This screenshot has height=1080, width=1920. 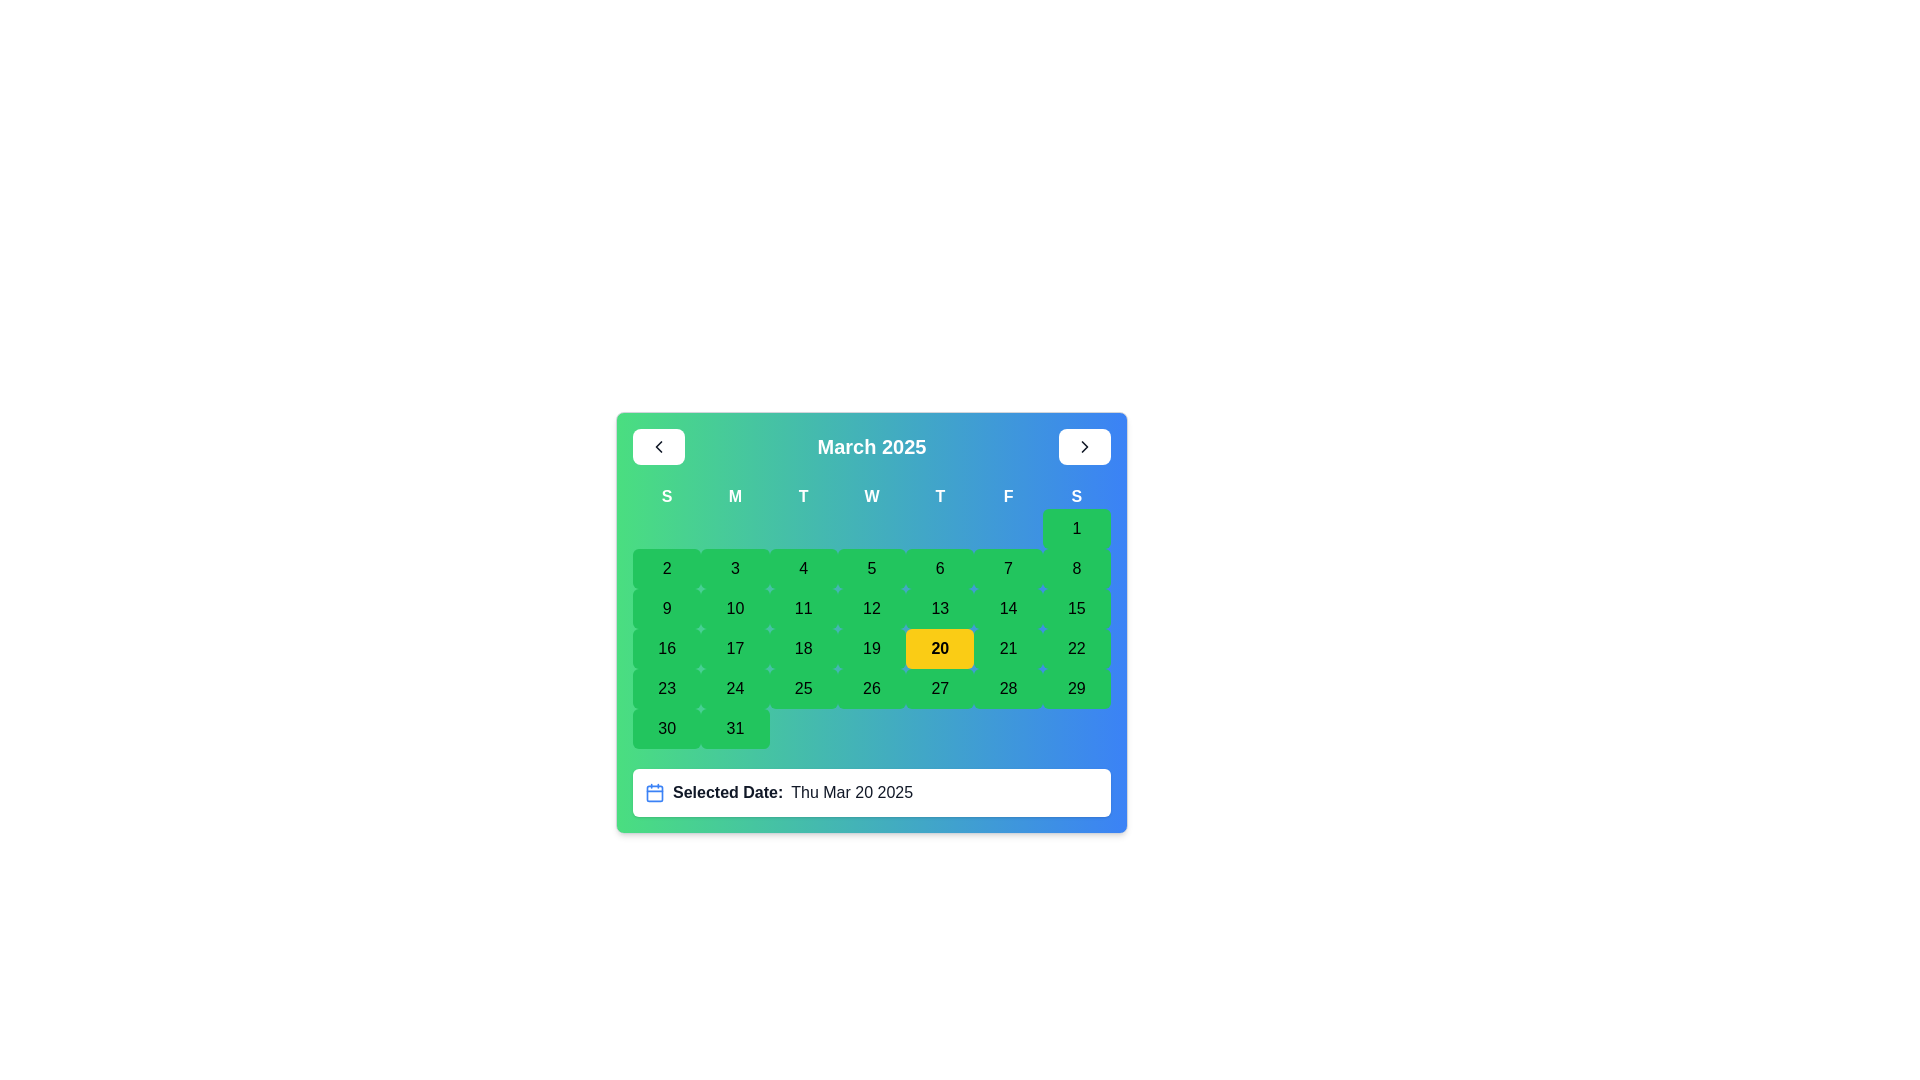 What do you see at coordinates (803, 608) in the screenshot?
I see `the button for the 11th day of the month in the calendar interface to change its visual style` at bounding box center [803, 608].